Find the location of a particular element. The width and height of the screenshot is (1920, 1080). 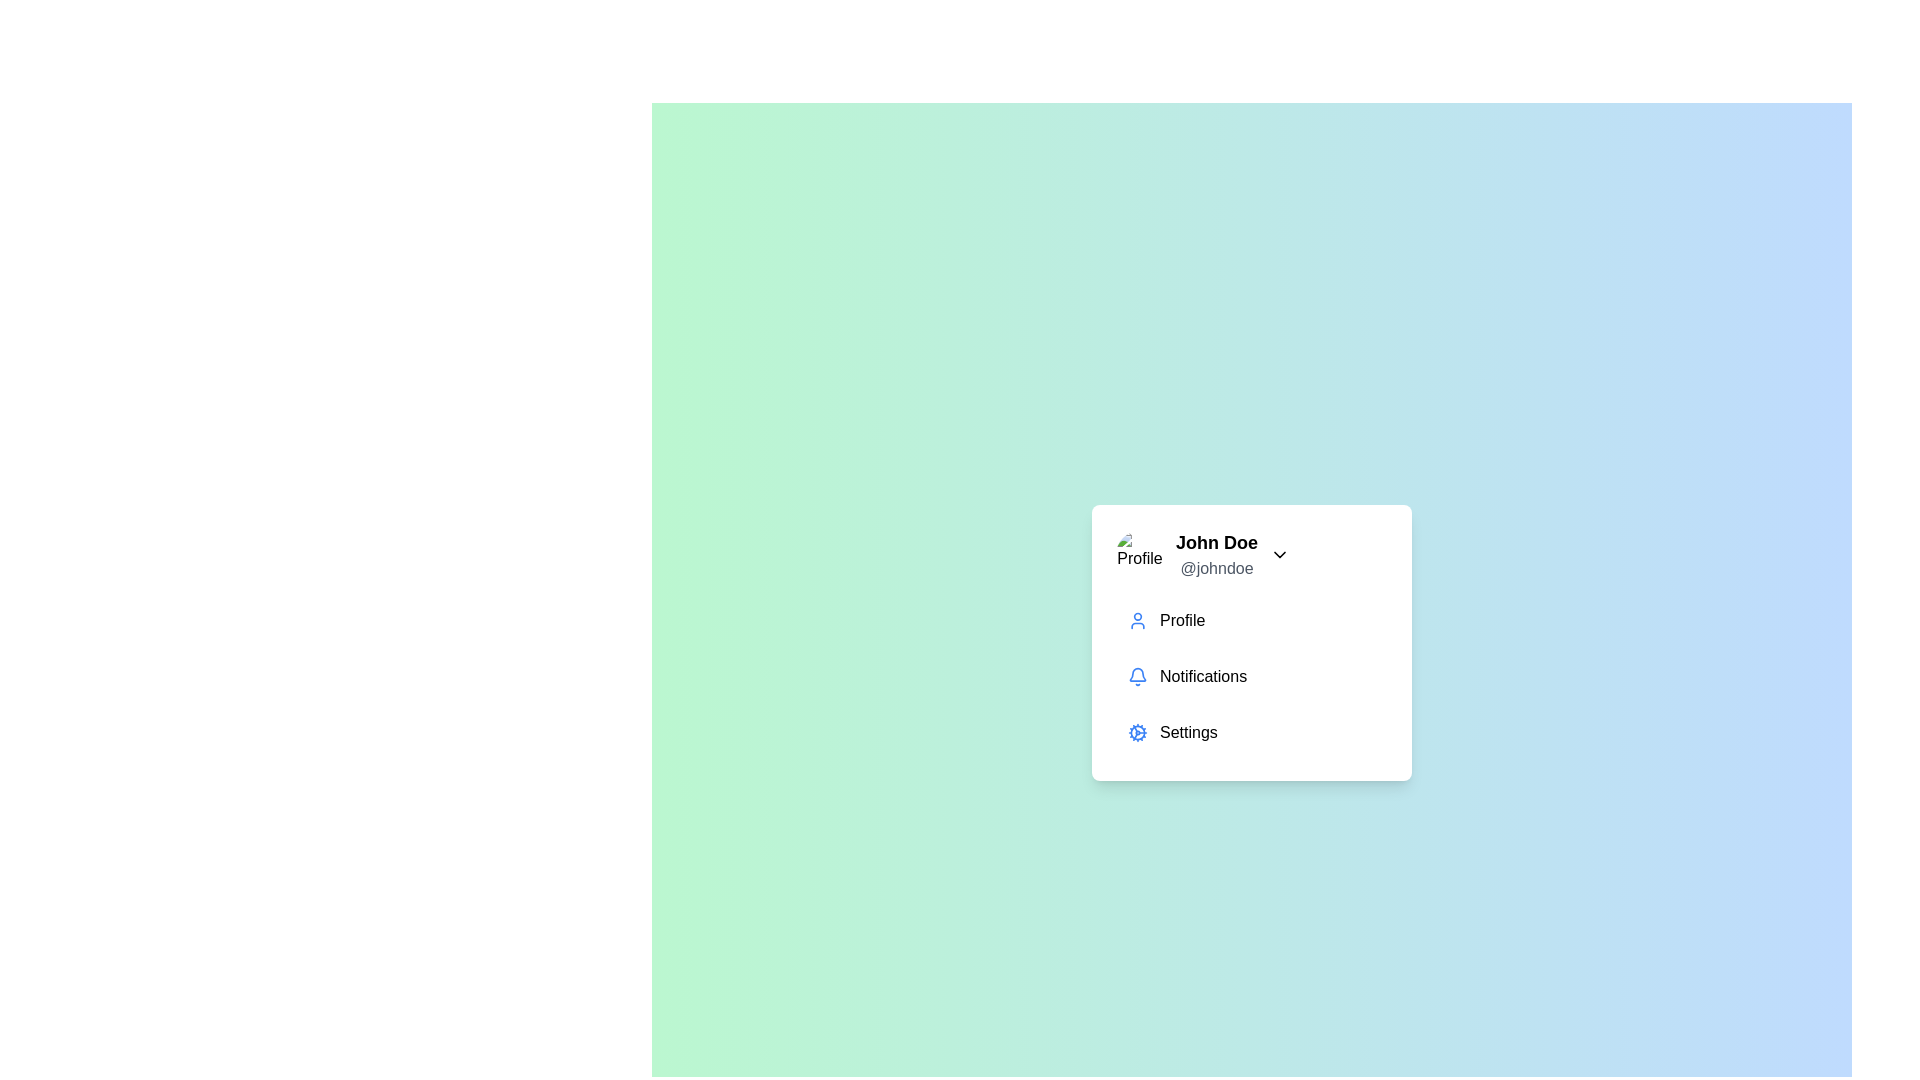

the menu item Profile from the dropdown is located at coordinates (1251, 620).